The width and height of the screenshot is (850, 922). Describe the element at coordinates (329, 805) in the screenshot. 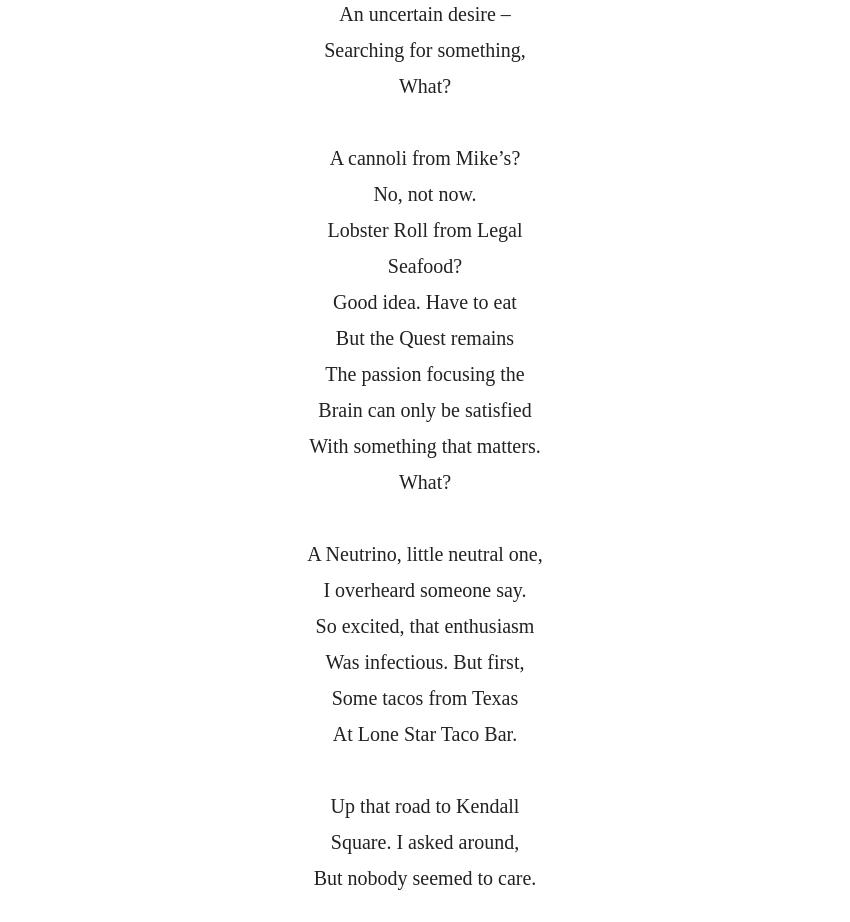

I see `'Up that road to Kendall'` at that location.